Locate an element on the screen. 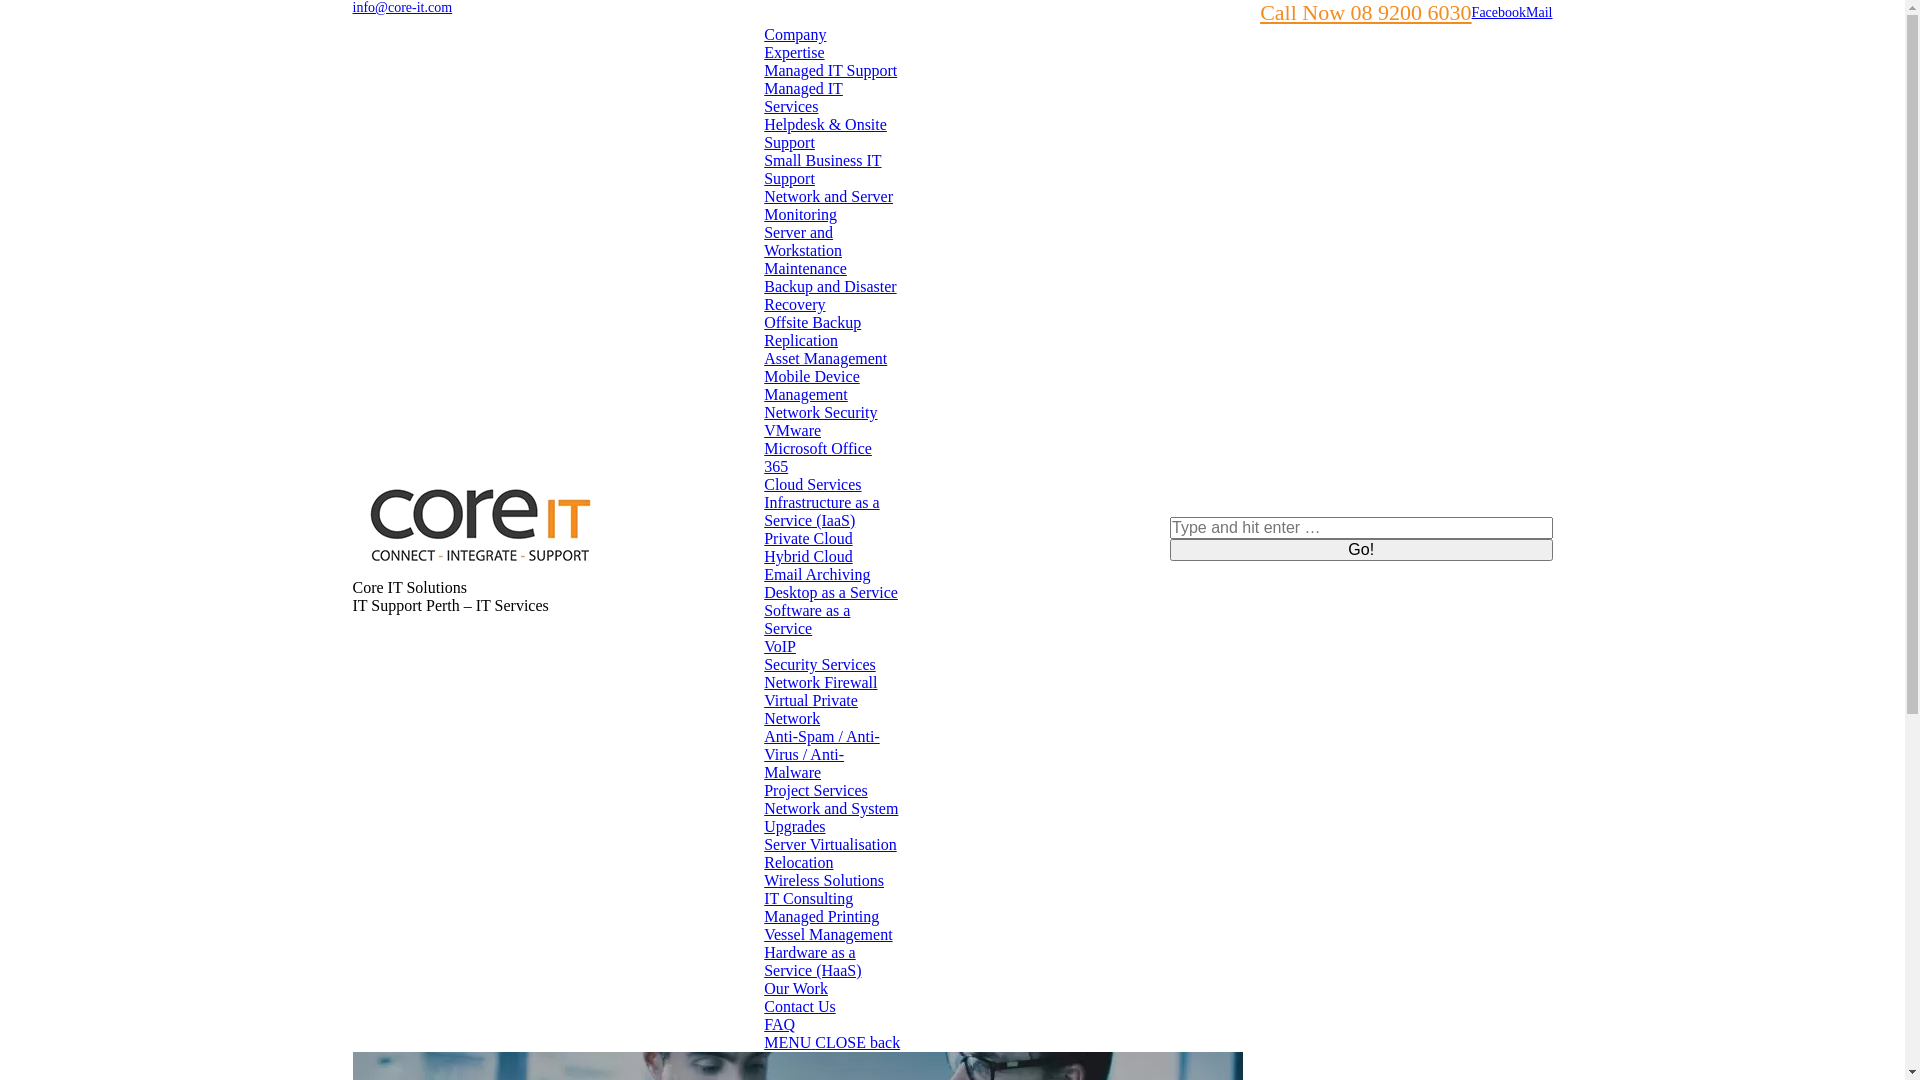 The height and width of the screenshot is (1080, 1920). 'Relocation' is located at coordinates (797, 861).